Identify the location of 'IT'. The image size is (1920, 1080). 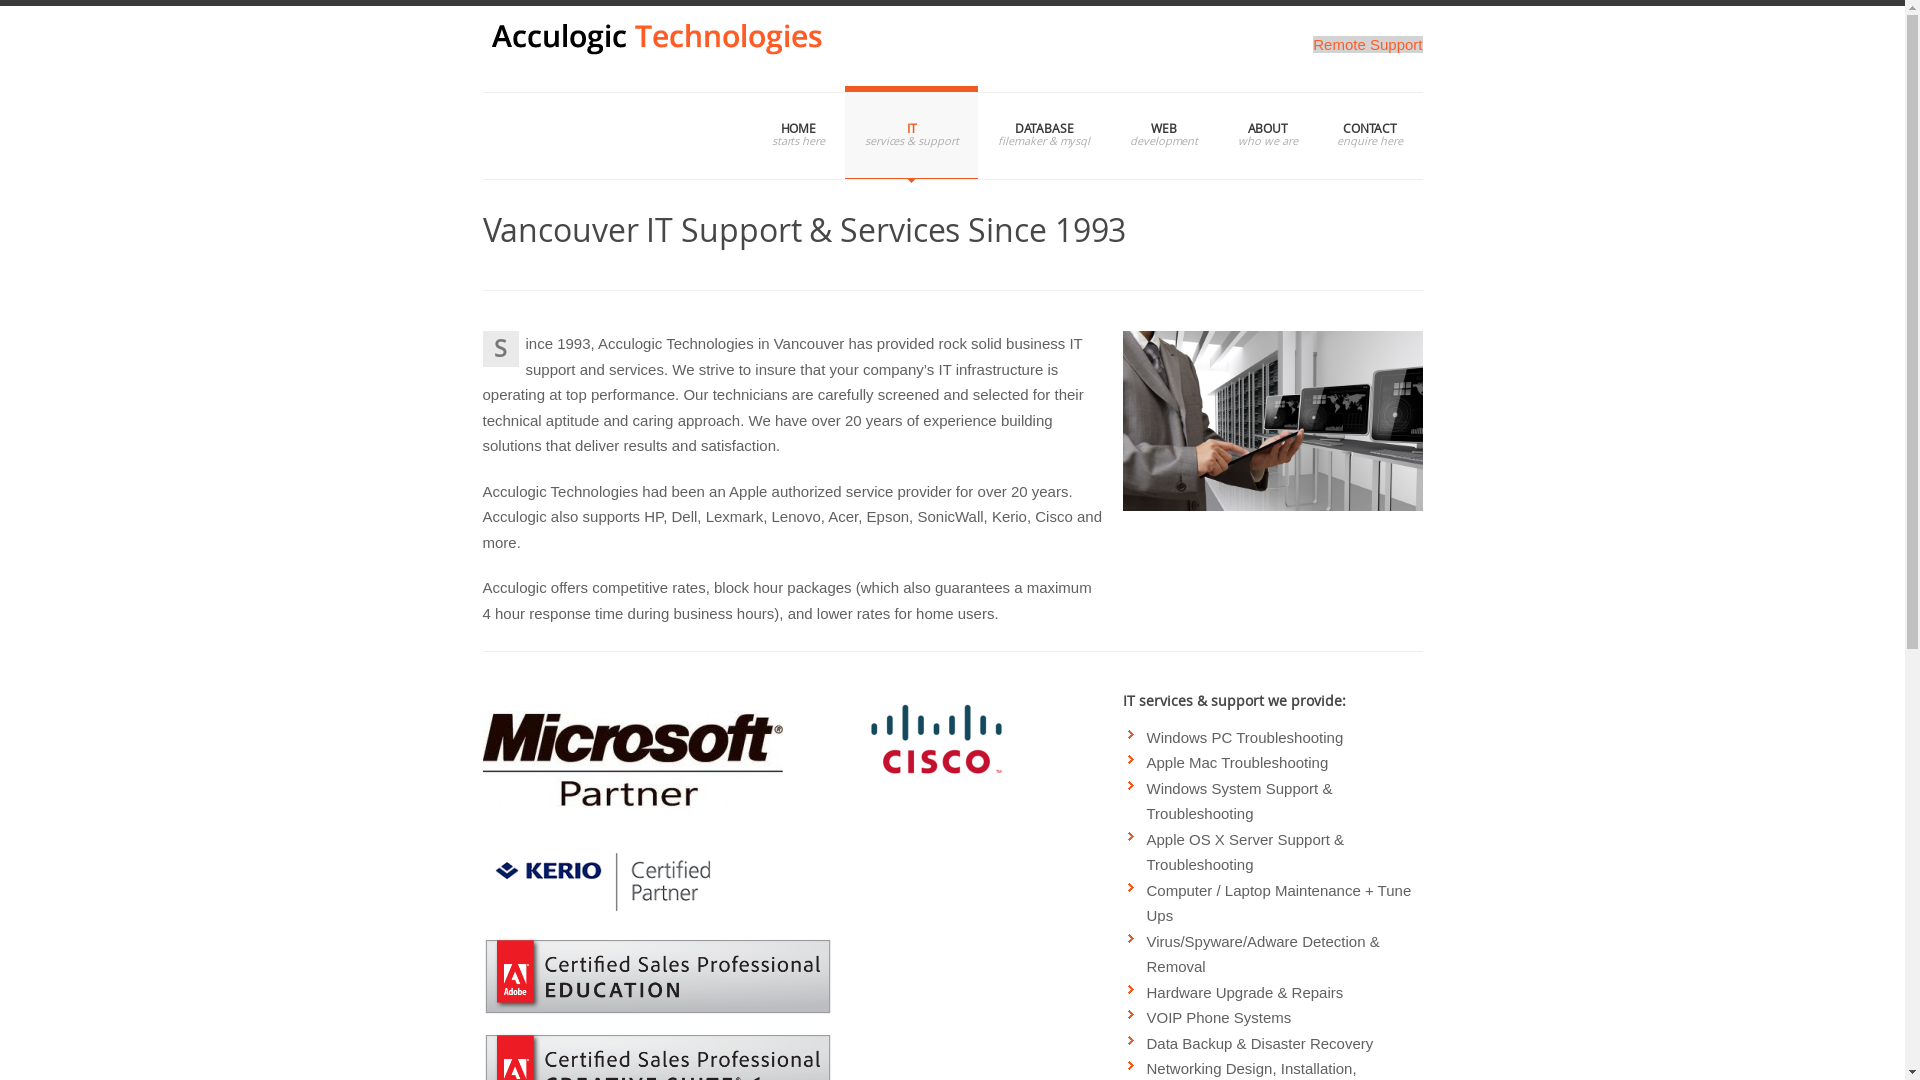
(911, 132).